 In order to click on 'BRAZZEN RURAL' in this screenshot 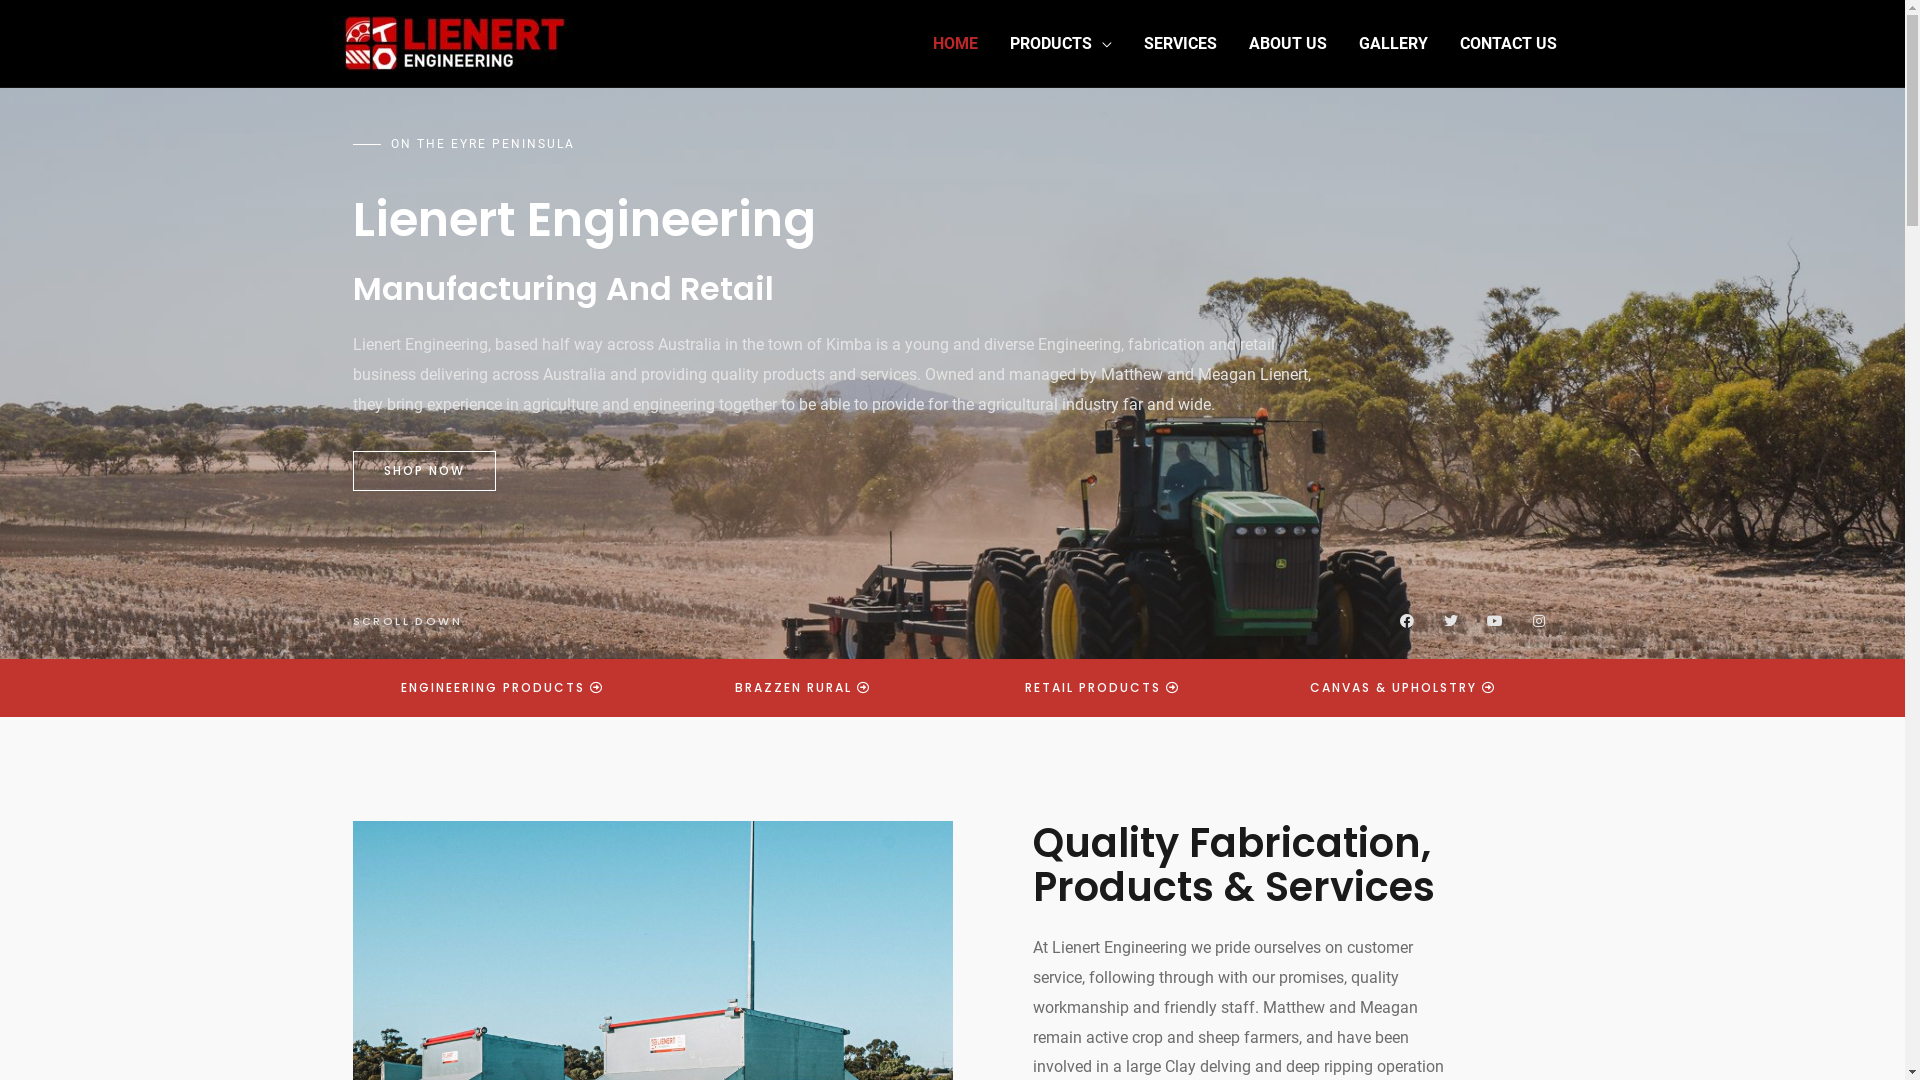, I will do `click(704, 686)`.